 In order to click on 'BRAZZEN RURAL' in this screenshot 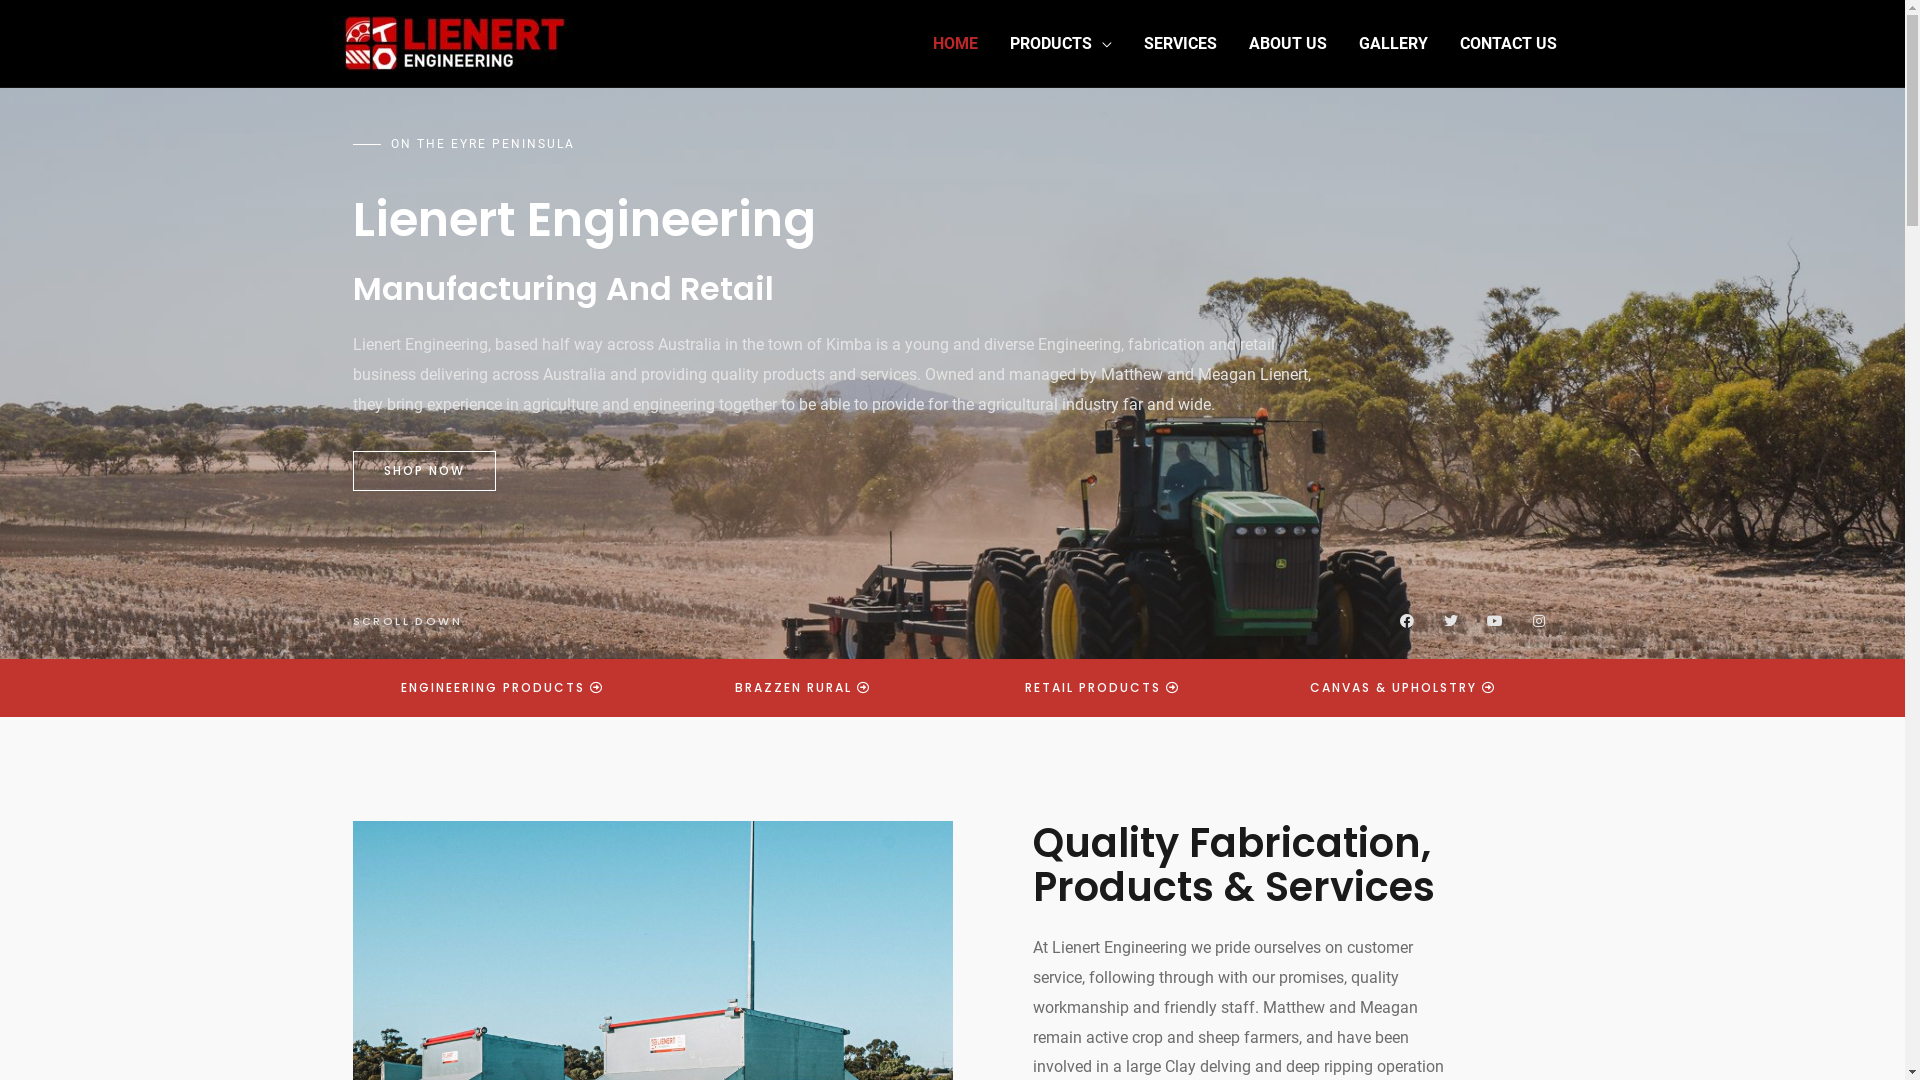, I will do `click(704, 686)`.